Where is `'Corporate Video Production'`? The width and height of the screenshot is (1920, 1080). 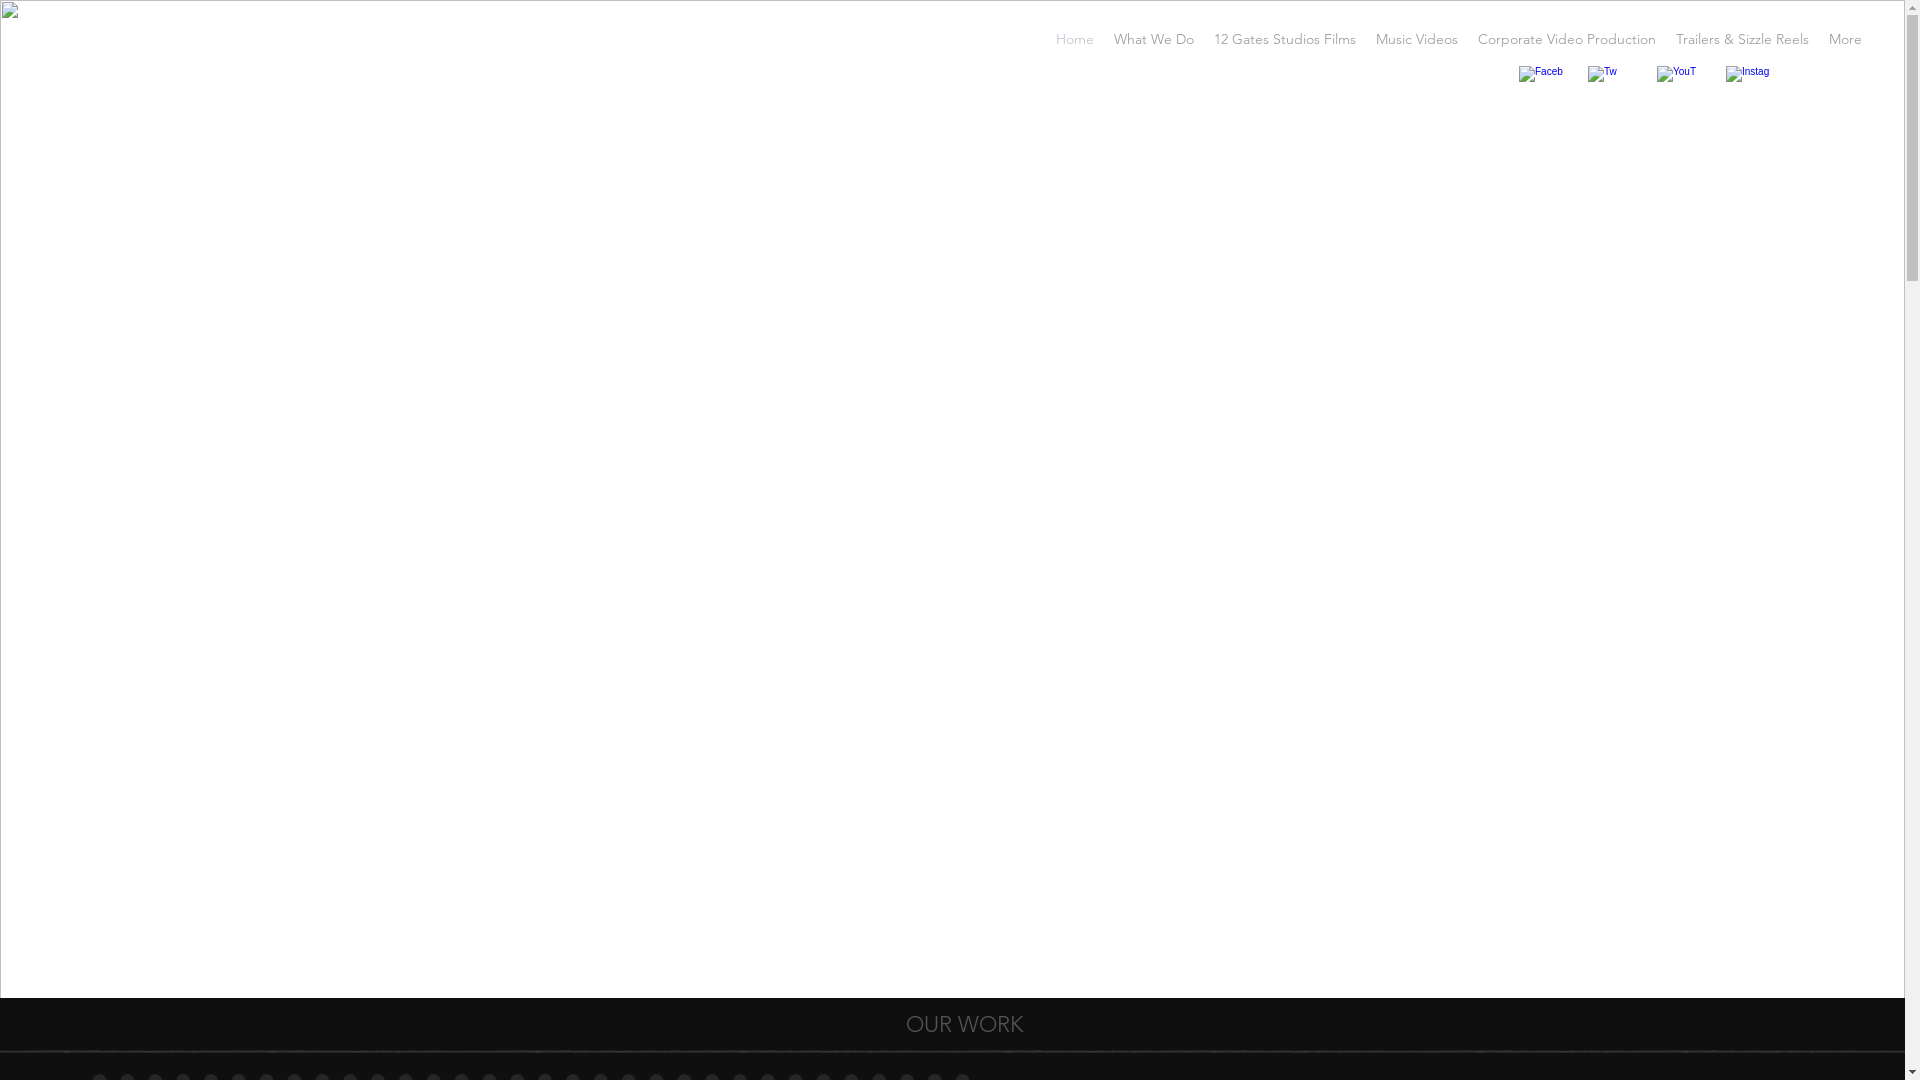
'Corporate Video Production' is located at coordinates (1565, 38).